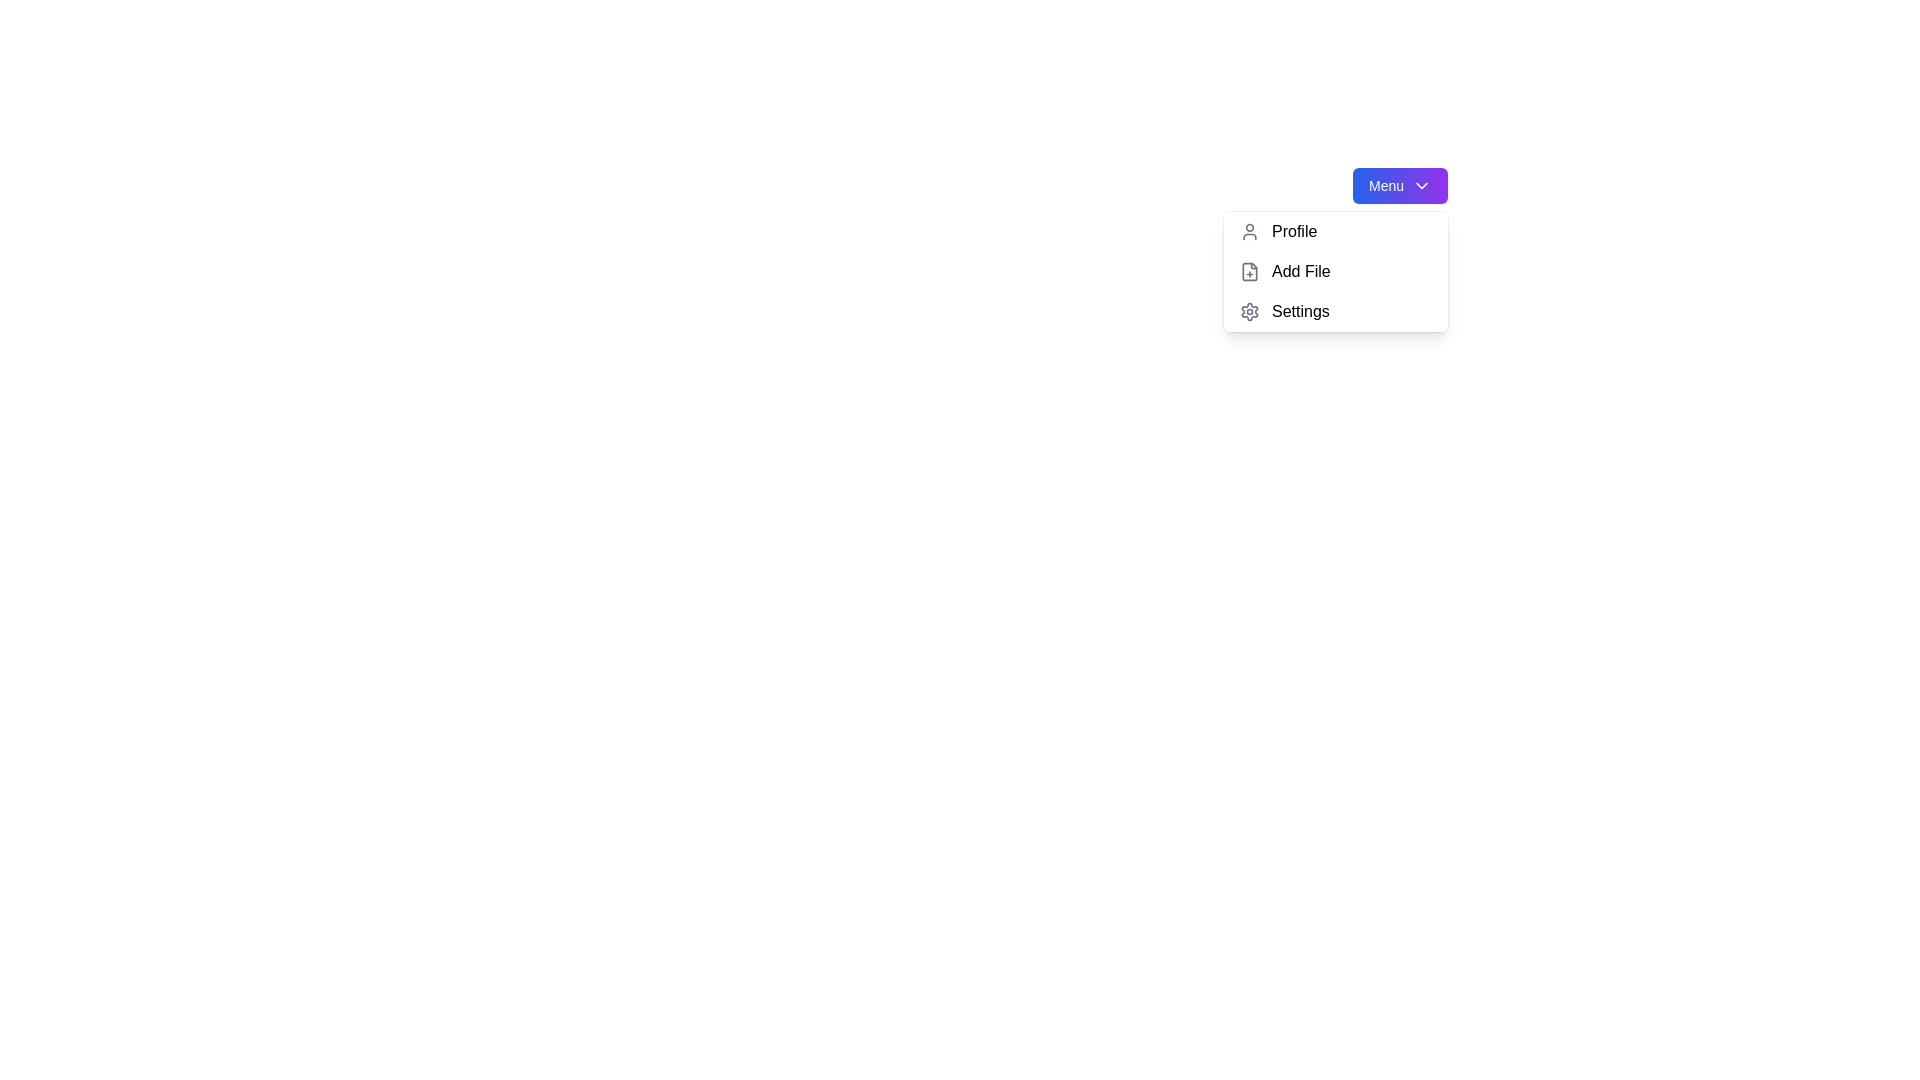 Image resolution: width=1920 pixels, height=1080 pixels. What do you see at coordinates (1335, 230) in the screenshot?
I see `the 'Profile' menu item` at bounding box center [1335, 230].